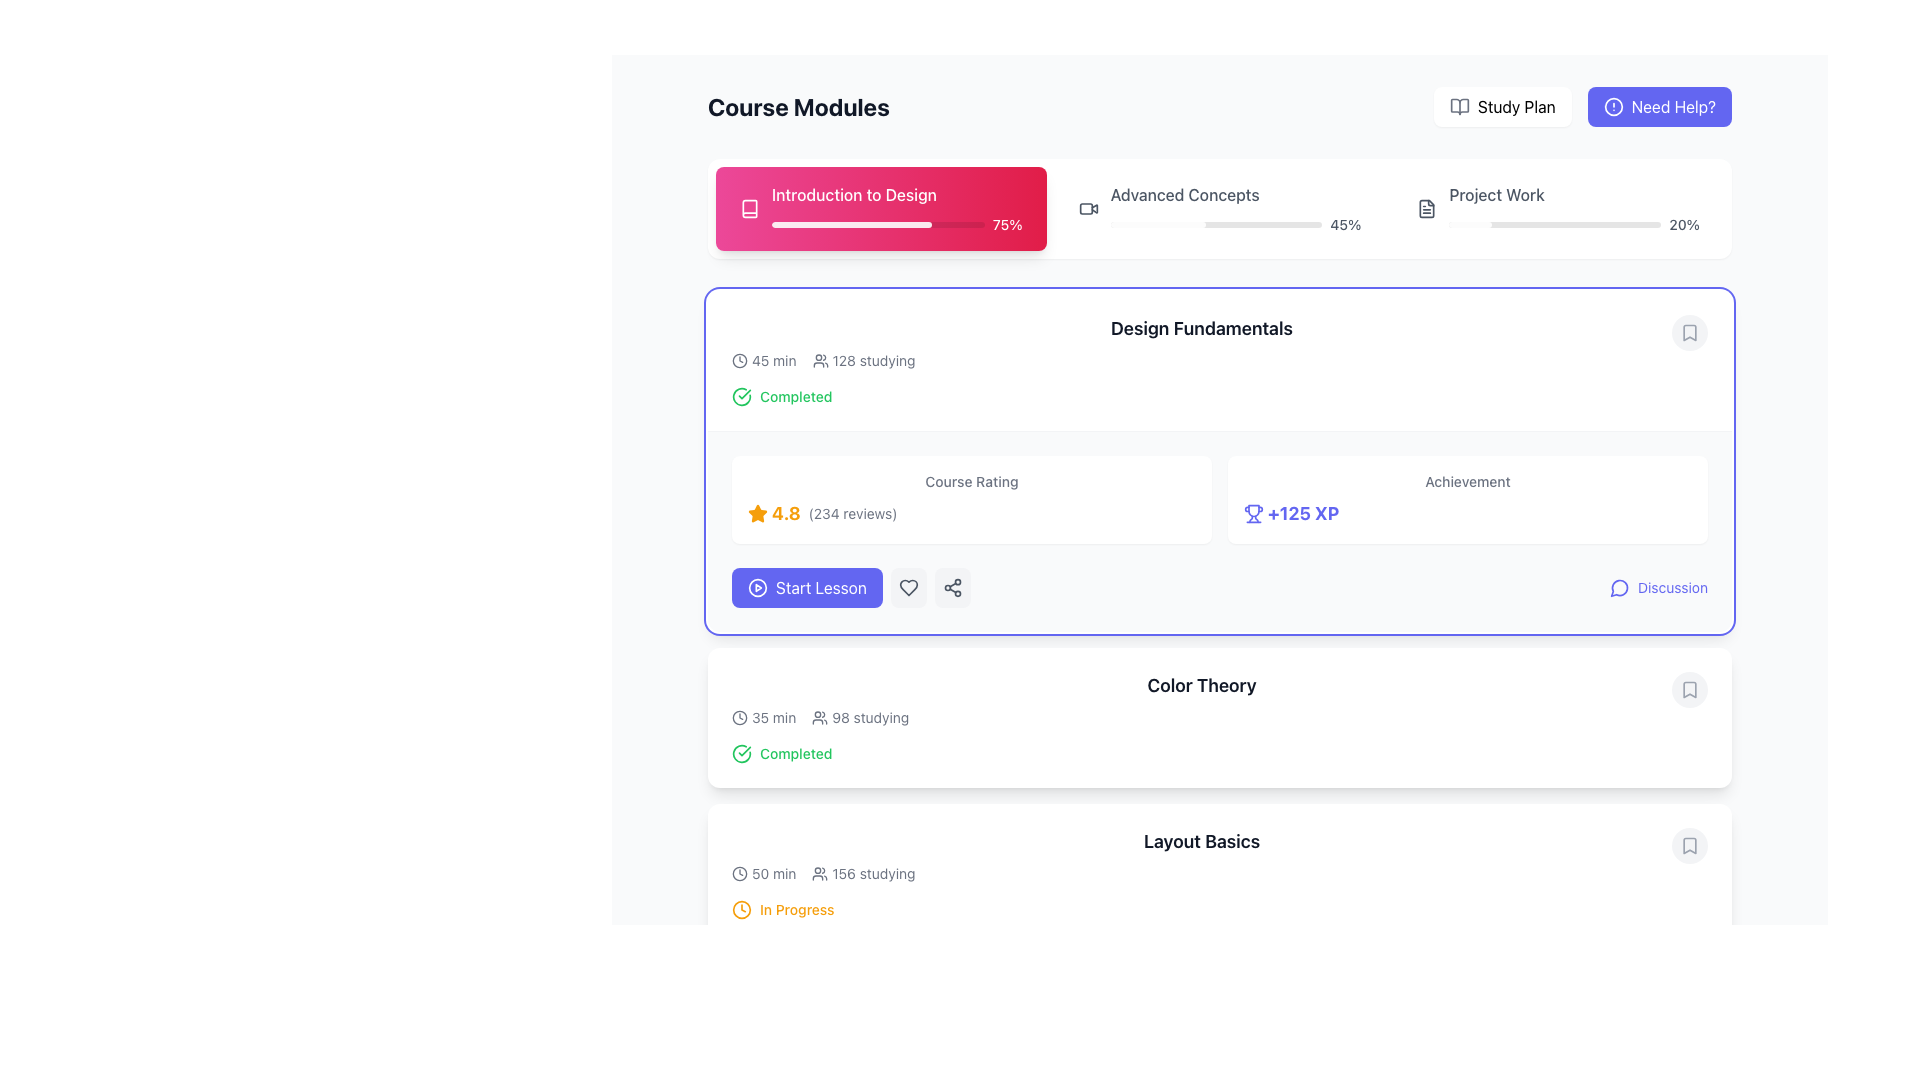 This screenshot has height=1080, width=1920. Describe the element at coordinates (795, 753) in the screenshot. I see `completion status from the text label displaying 'Completed' in light green color, which is part of the status row aligned with other symbols in the Color Theory course card` at that location.